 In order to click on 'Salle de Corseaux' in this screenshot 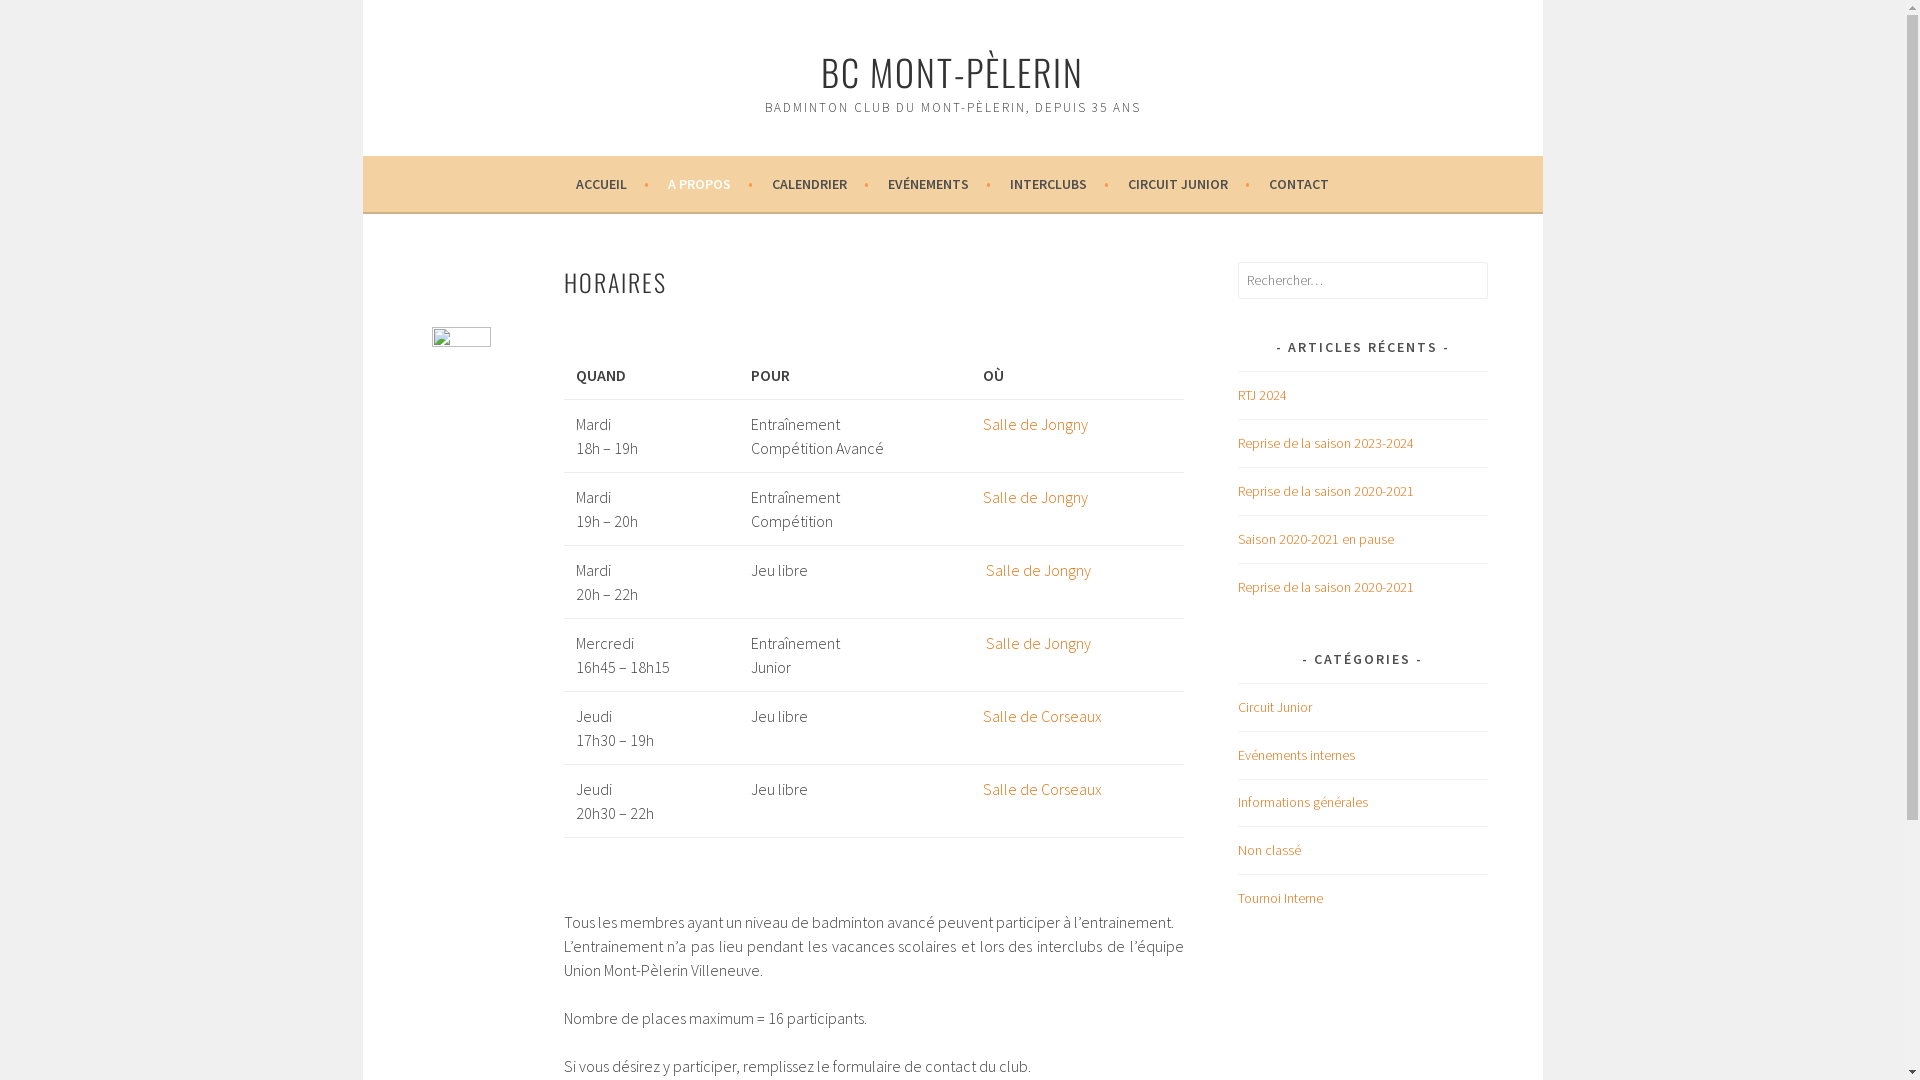, I will do `click(1041, 788)`.